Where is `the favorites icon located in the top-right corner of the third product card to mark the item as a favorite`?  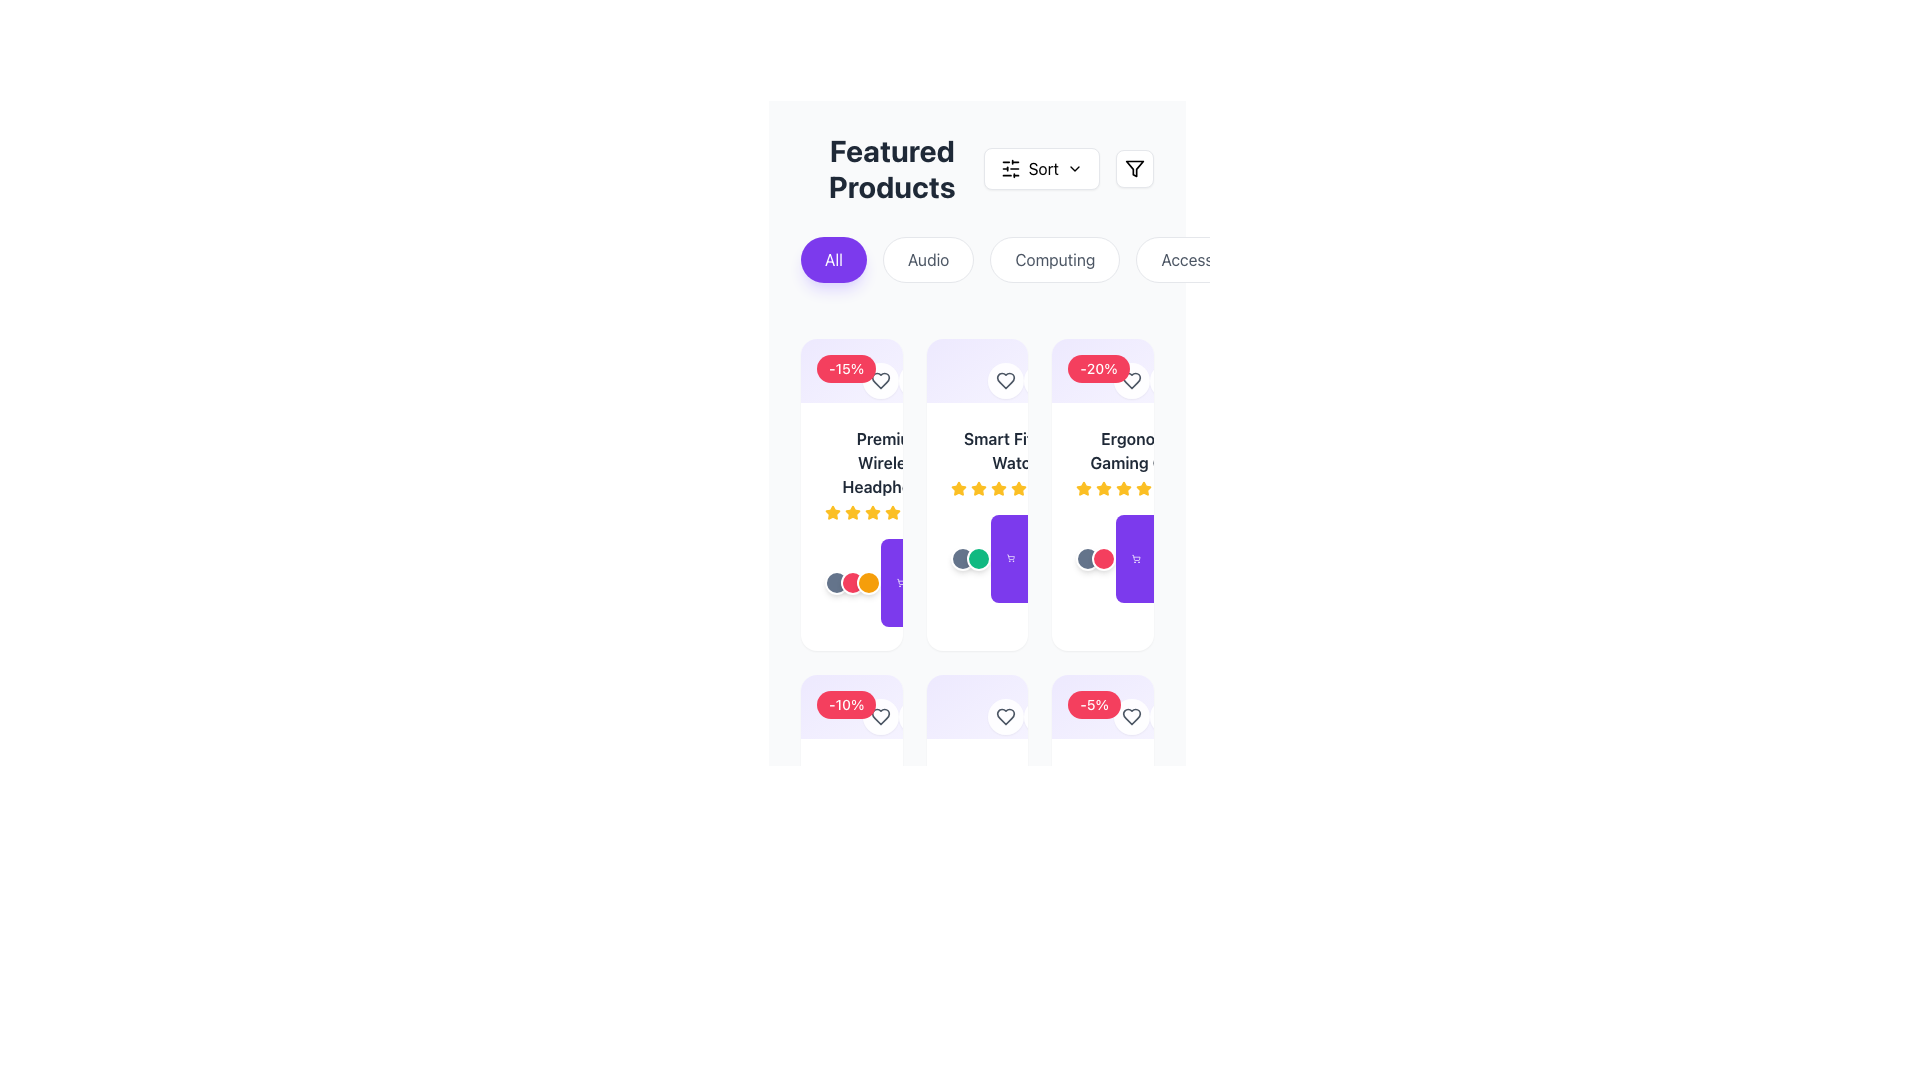 the favorites icon located in the top-right corner of the third product card to mark the item as a favorite is located at coordinates (1006, 381).